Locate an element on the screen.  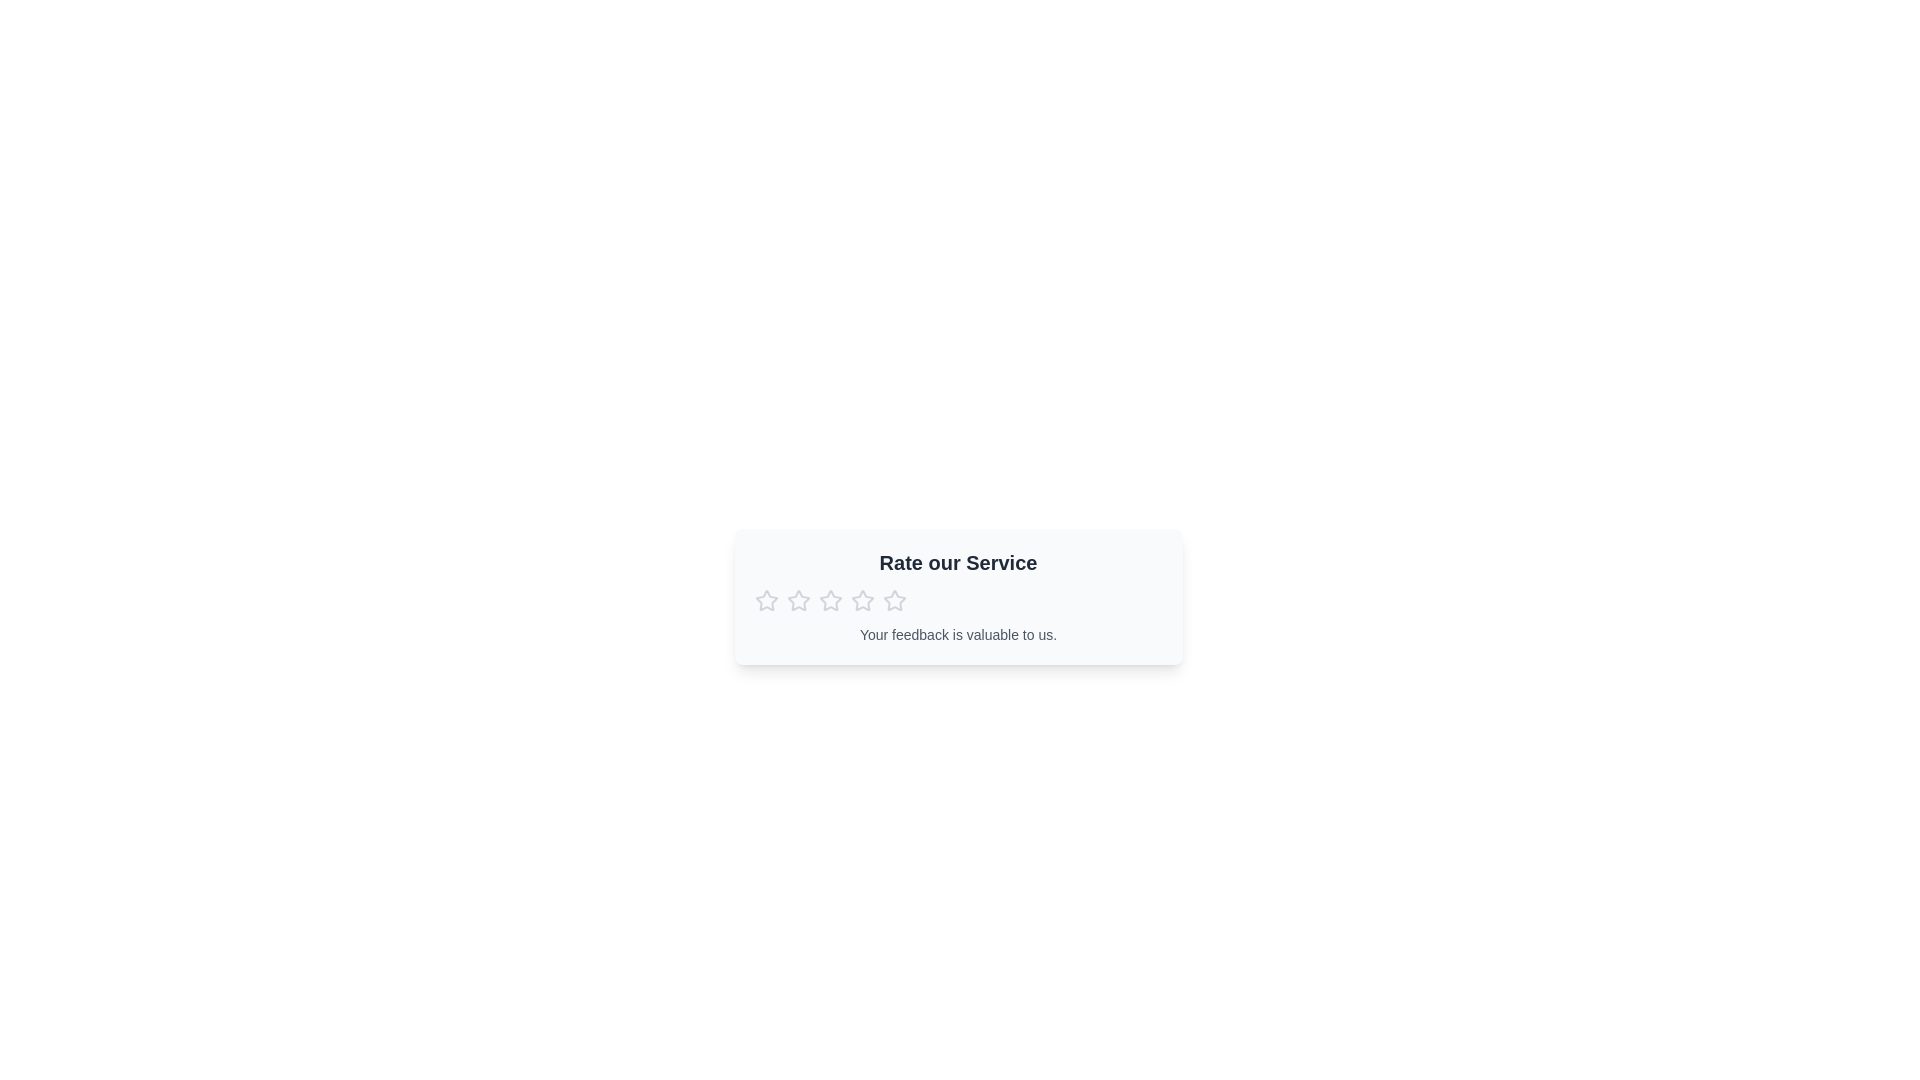
the third star in the rating widget is located at coordinates (830, 600).